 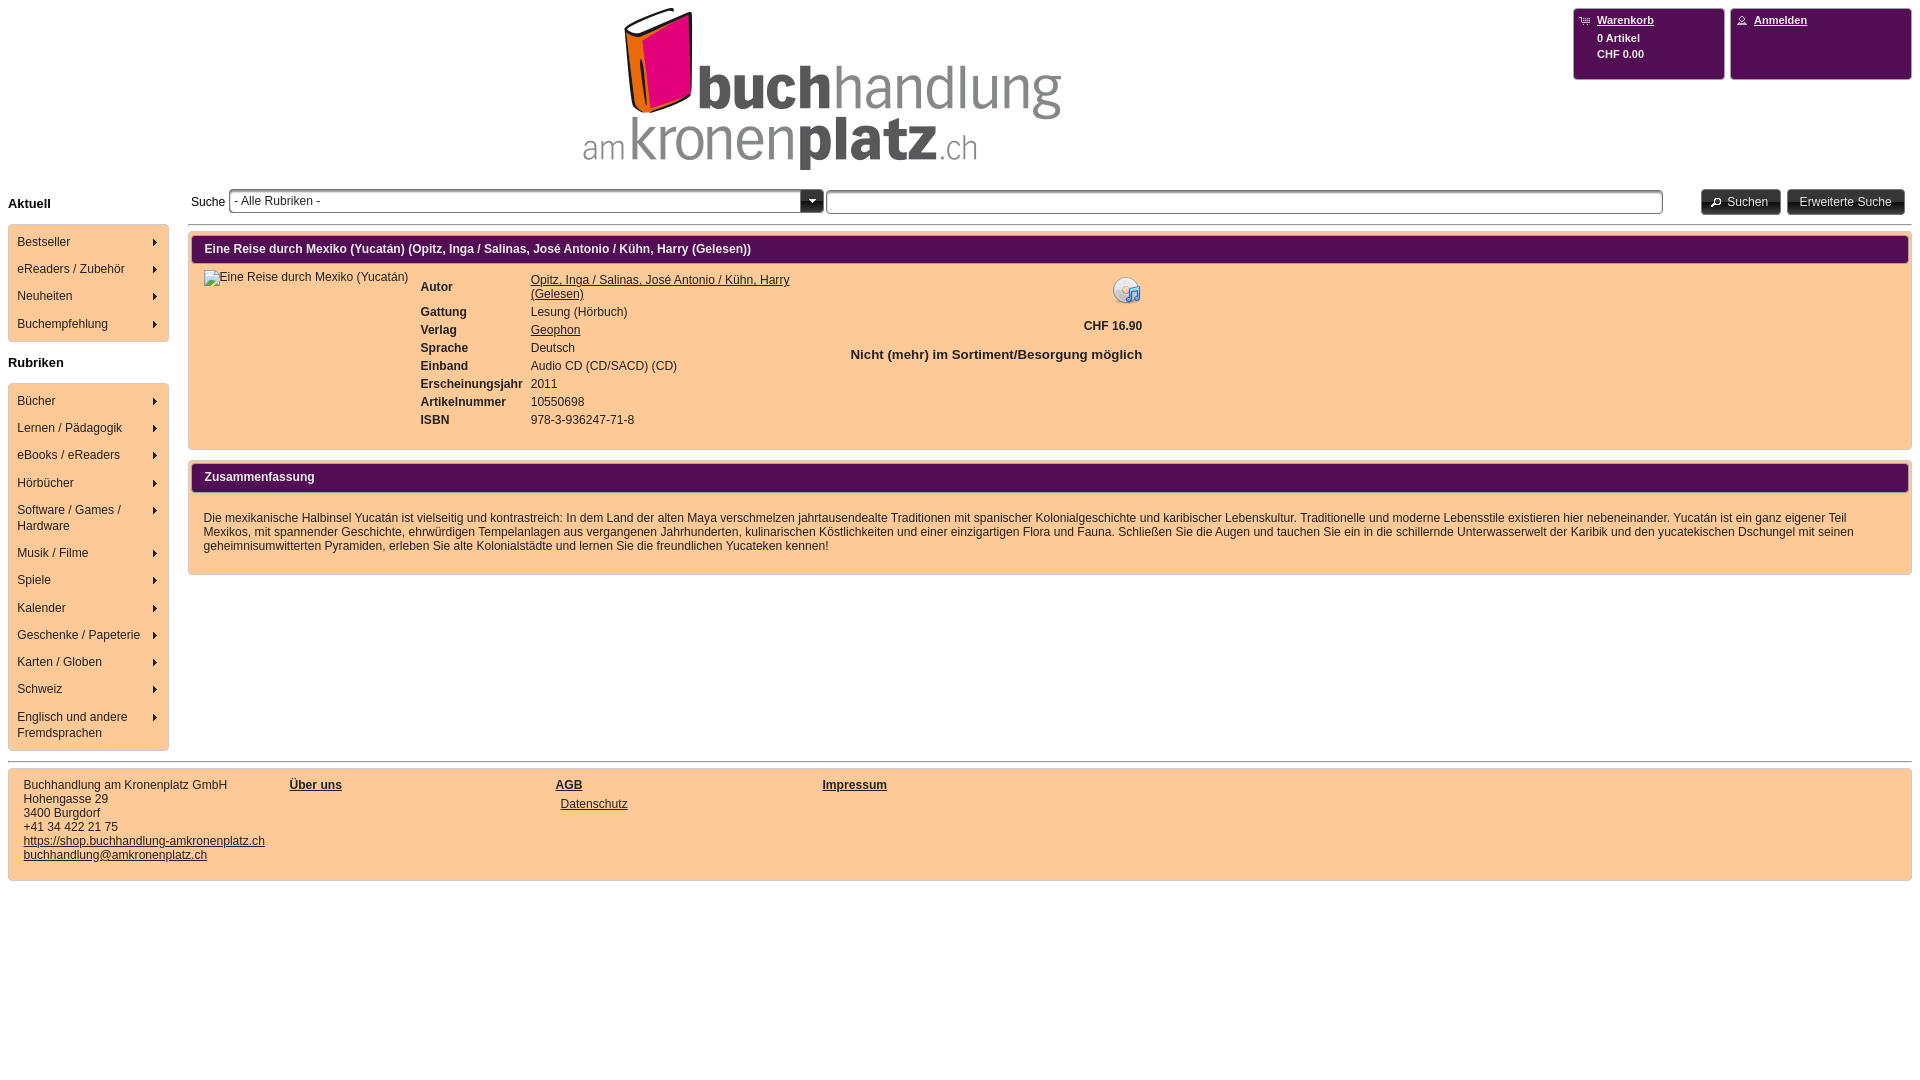 I want to click on 'Impressum', so click(x=854, y=784).